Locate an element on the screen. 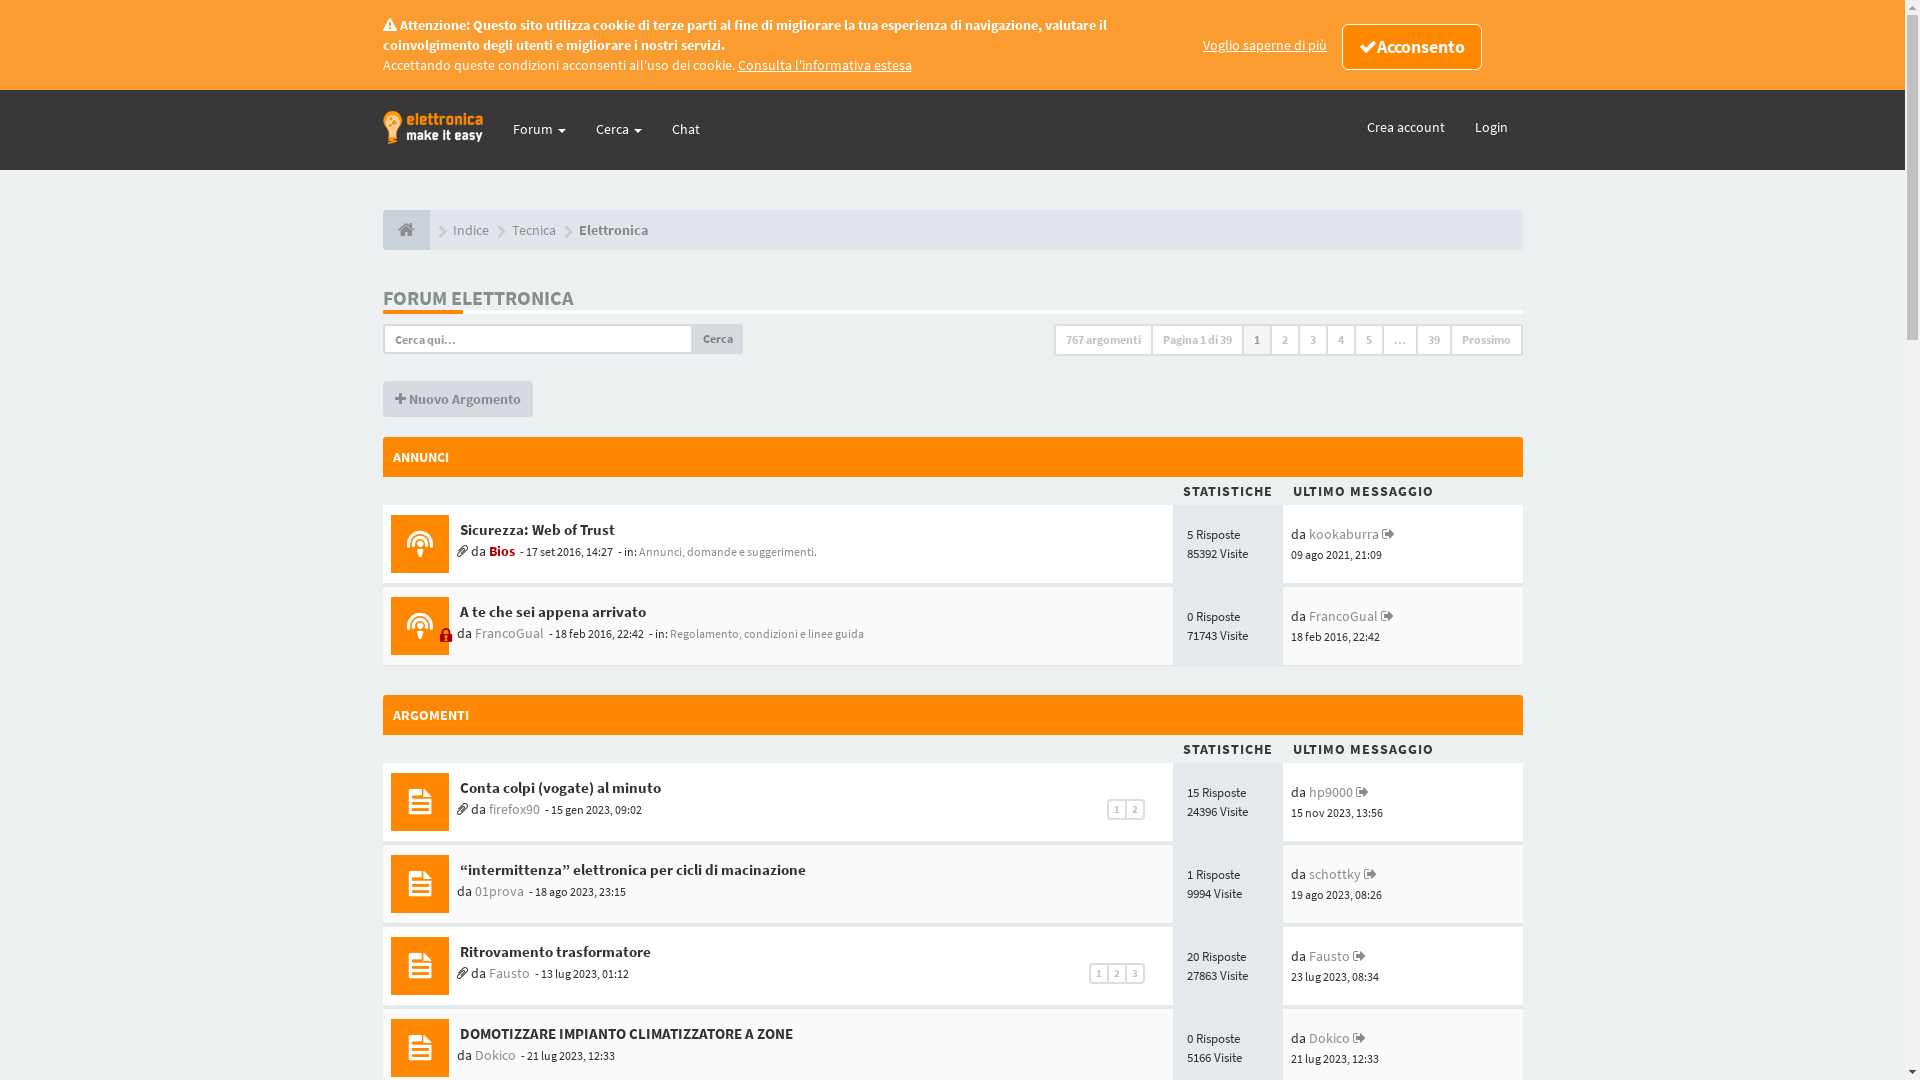  'hp9000' is located at coordinates (1309, 790).